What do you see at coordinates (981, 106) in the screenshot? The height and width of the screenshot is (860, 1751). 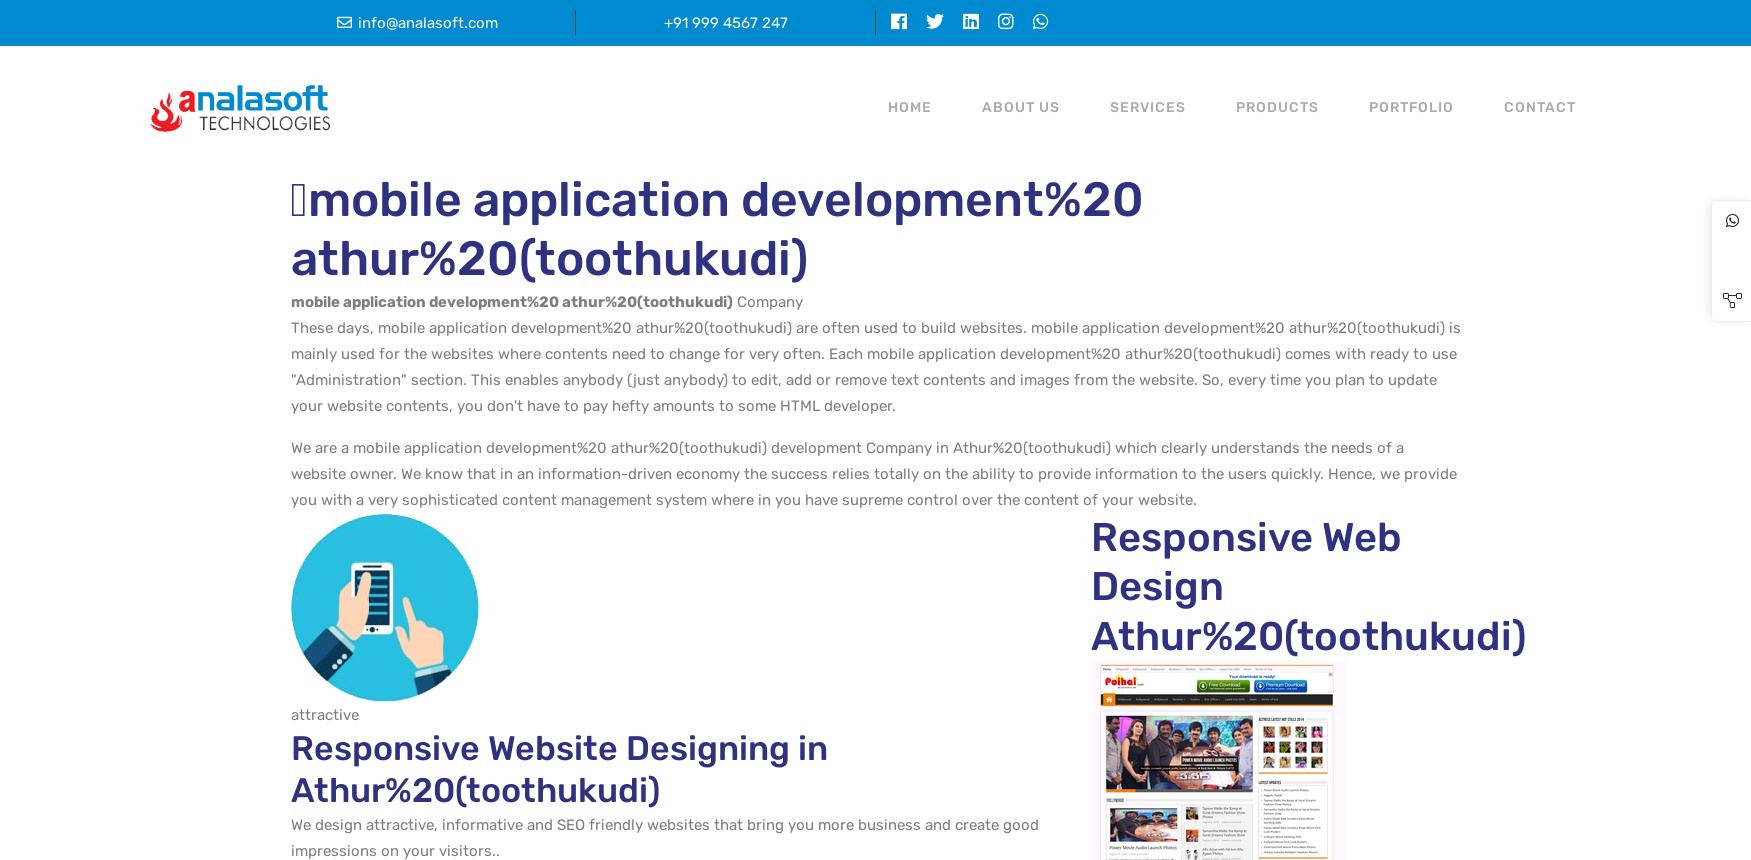 I see `'ABOUT US'` at bounding box center [981, 106].